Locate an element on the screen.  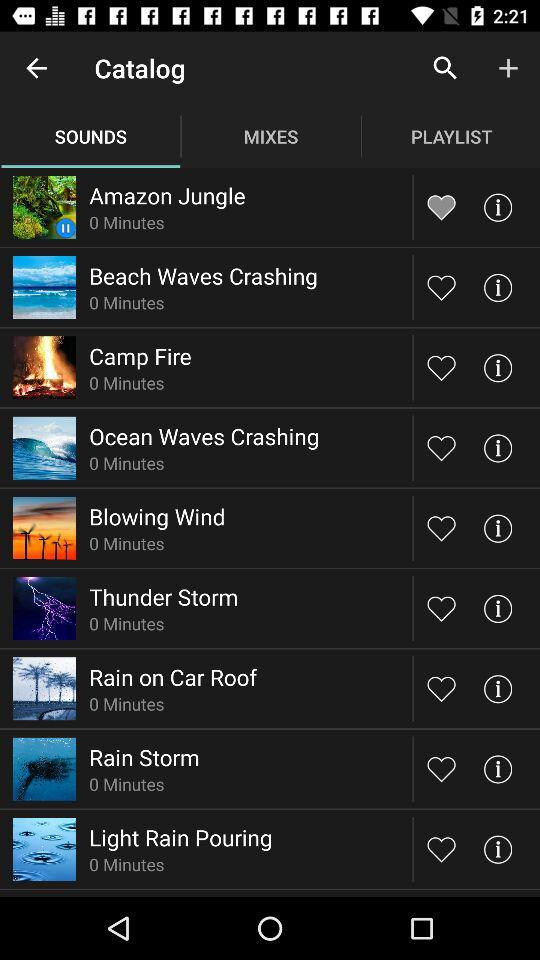
the track is located at coordinates (441, 607).